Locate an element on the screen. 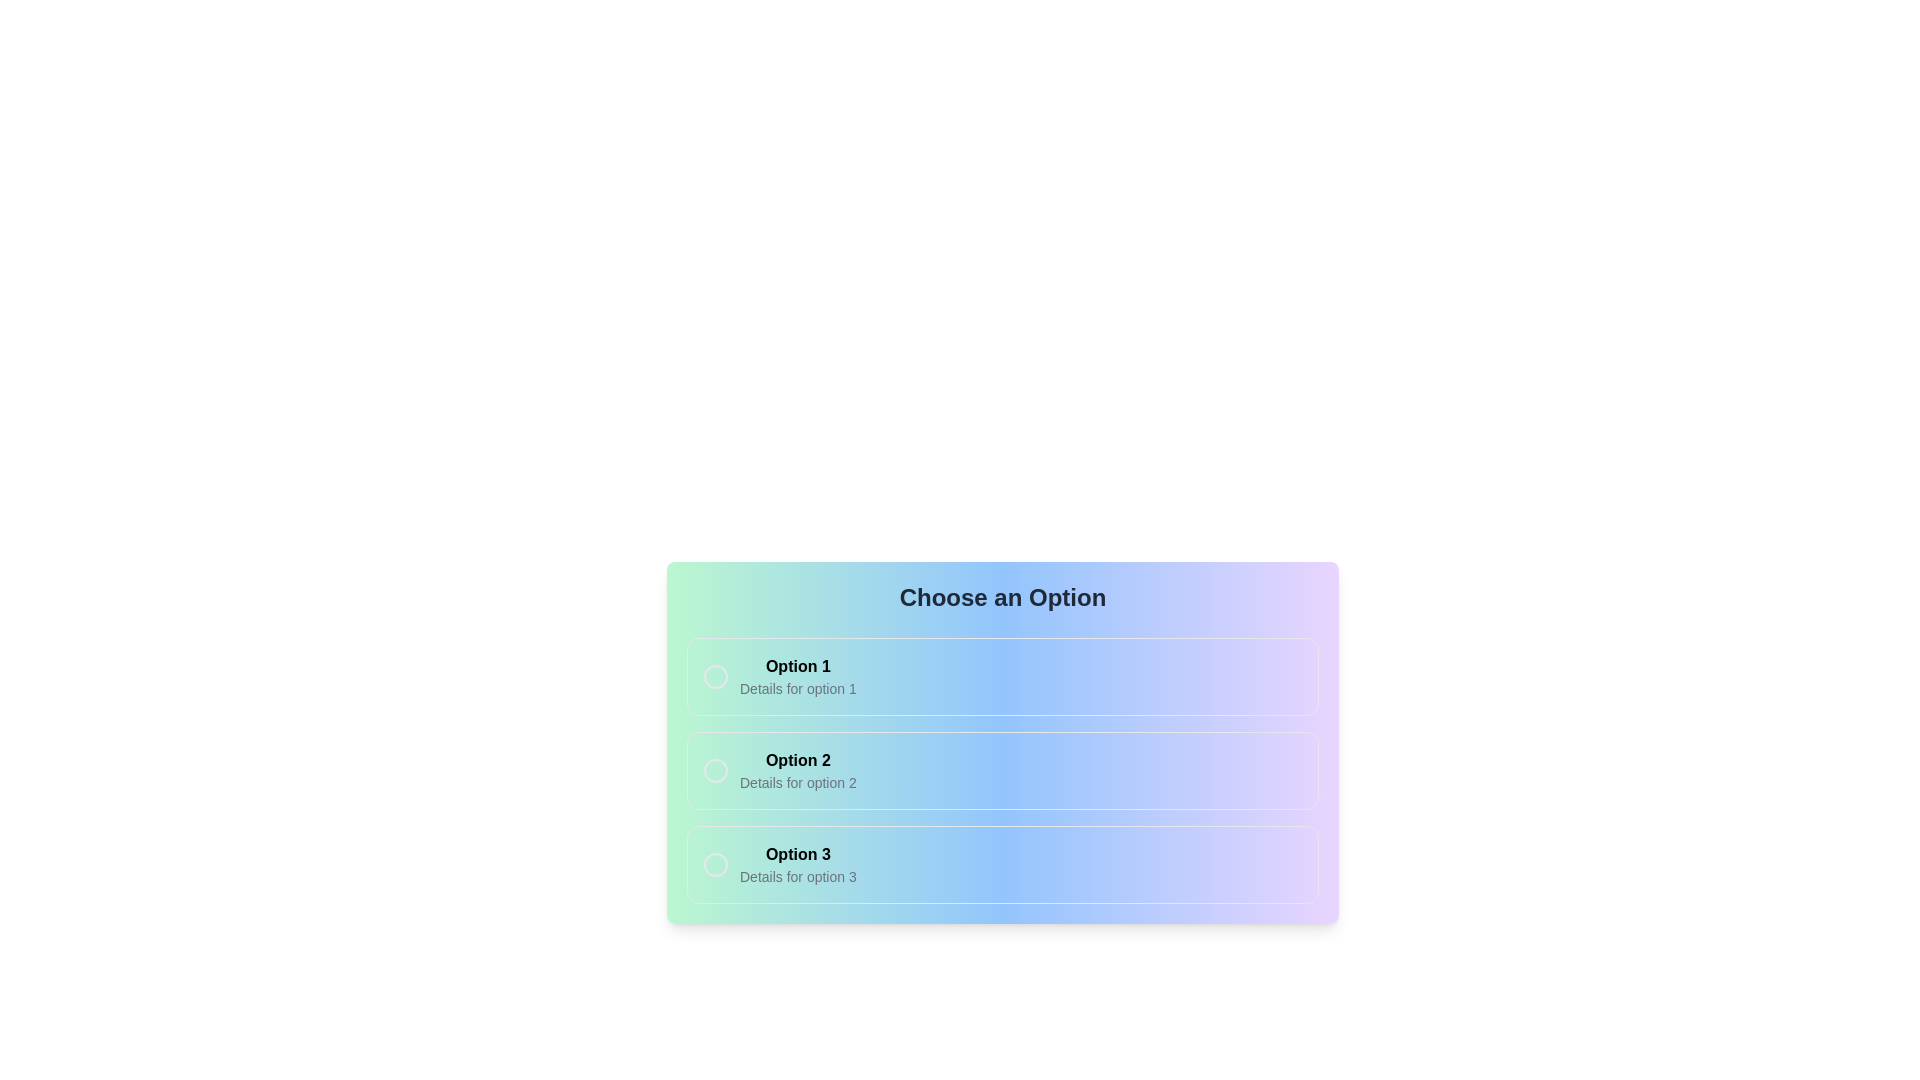 The height and width of the screenshot is (1080, 1920). the text display element that provides the title and details for the first selectable option in the list to read its content is located at coordinates (797, 676).